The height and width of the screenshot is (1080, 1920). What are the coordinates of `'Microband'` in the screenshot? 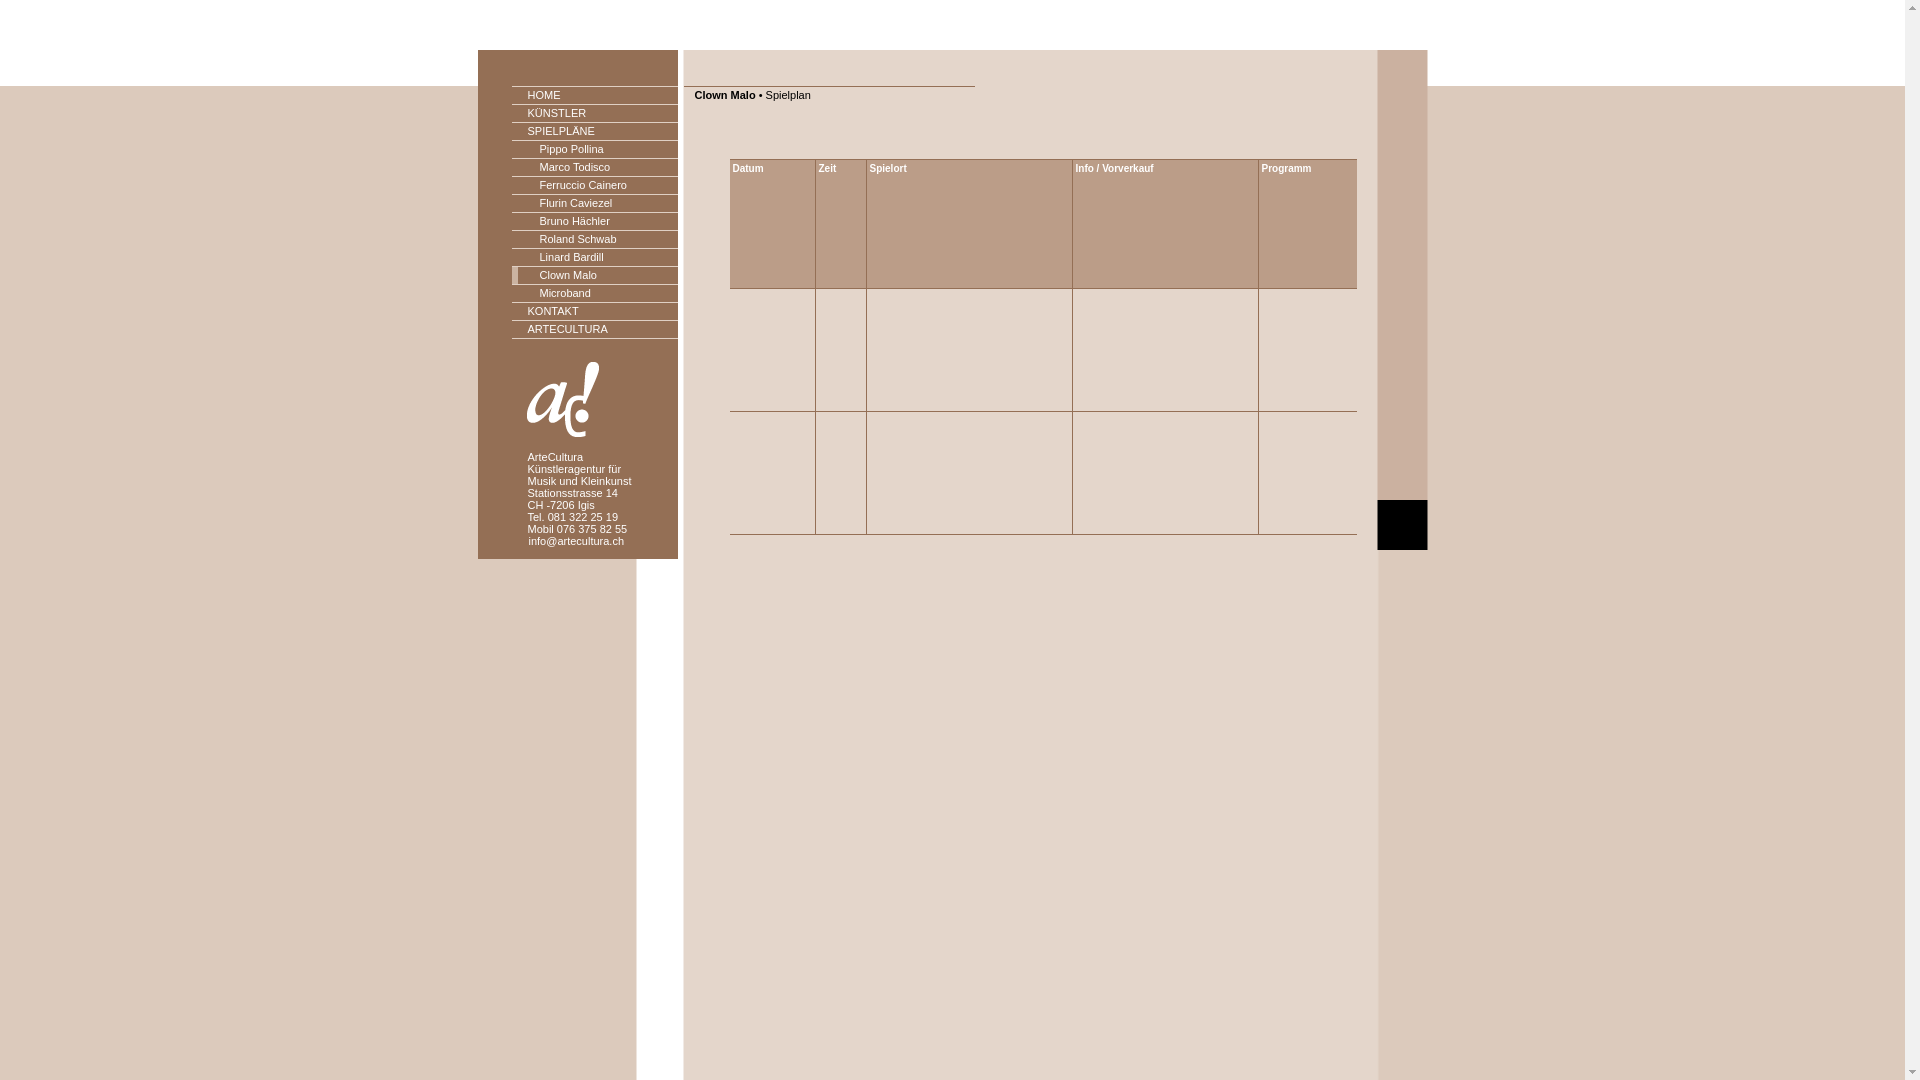 It's located at (594, 293).